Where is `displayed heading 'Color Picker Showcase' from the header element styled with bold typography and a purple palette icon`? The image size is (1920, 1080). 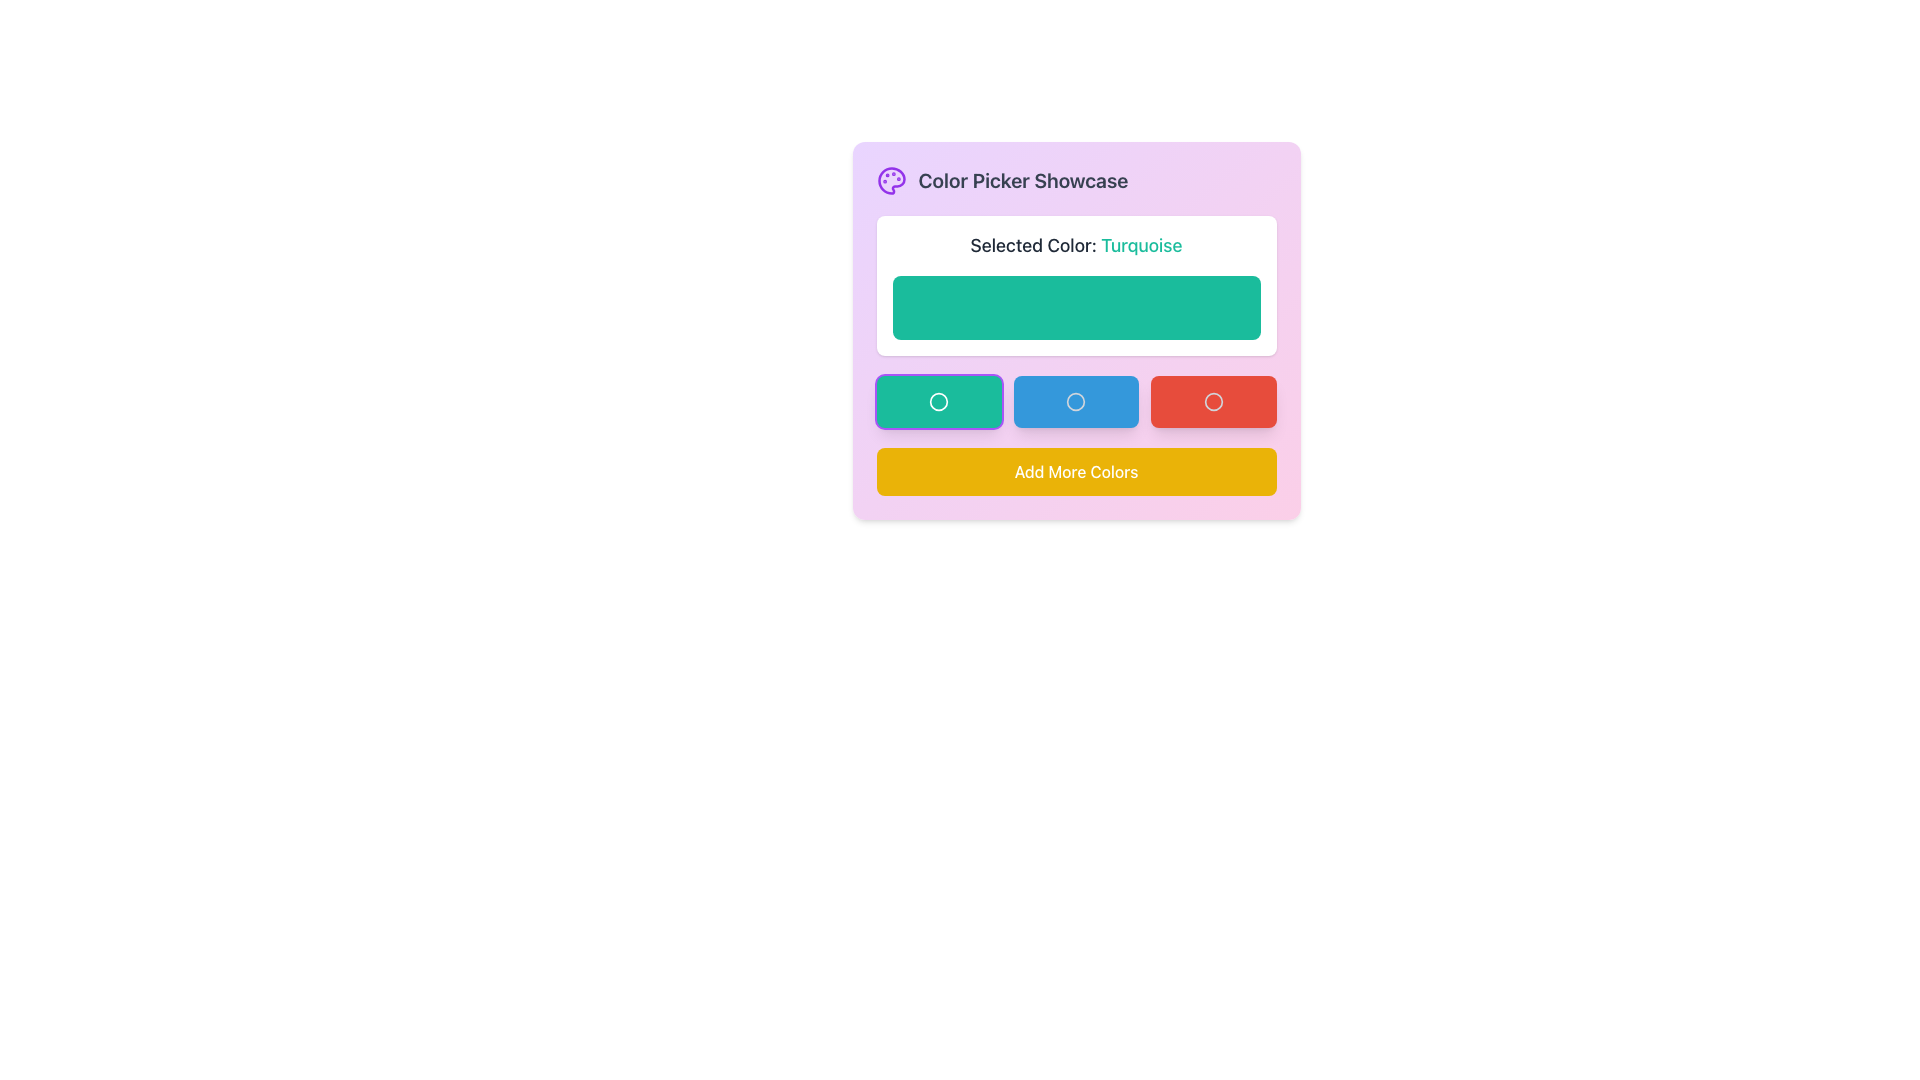 displayed heading 'Color Picker Showcase' from the header element styled with bold typography and a purple palette icon is located at coordinates (1075, 181).